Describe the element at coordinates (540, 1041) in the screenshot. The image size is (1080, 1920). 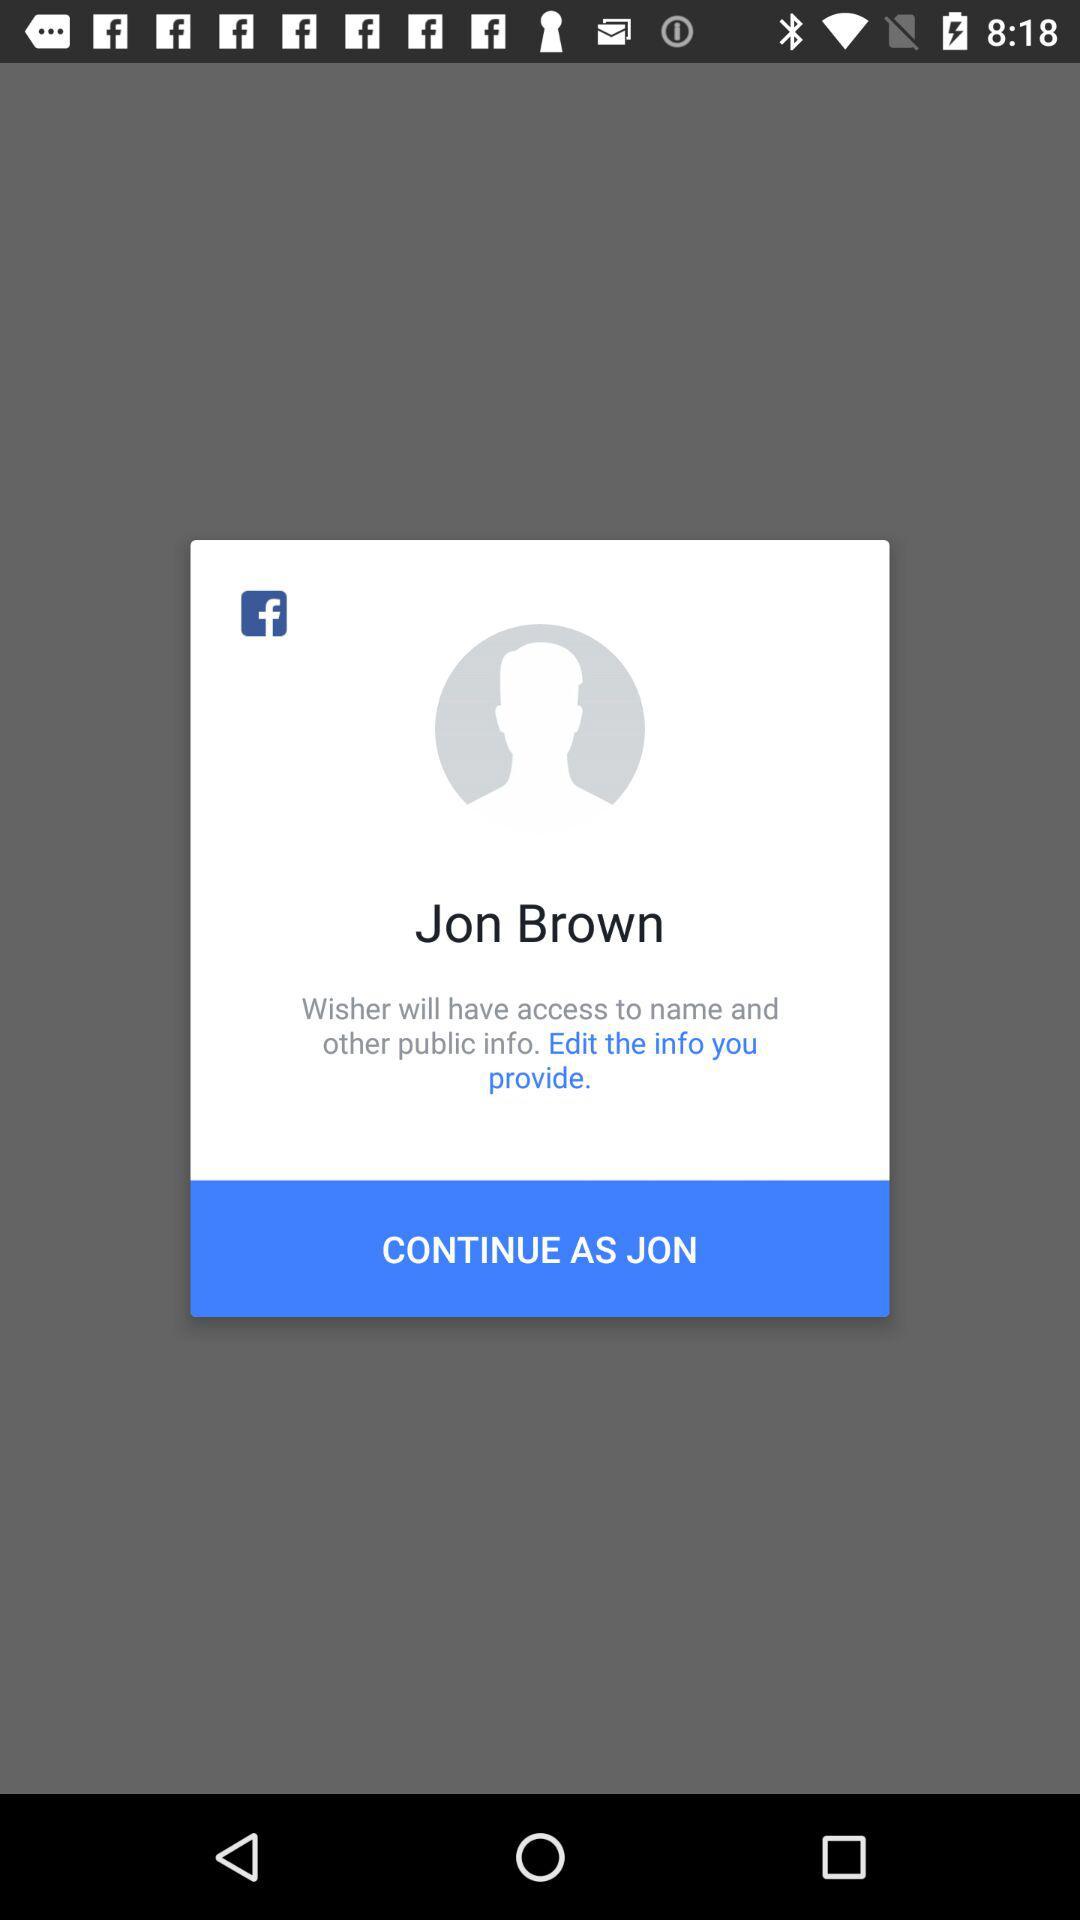
I see `item below jon brown item` at that location.